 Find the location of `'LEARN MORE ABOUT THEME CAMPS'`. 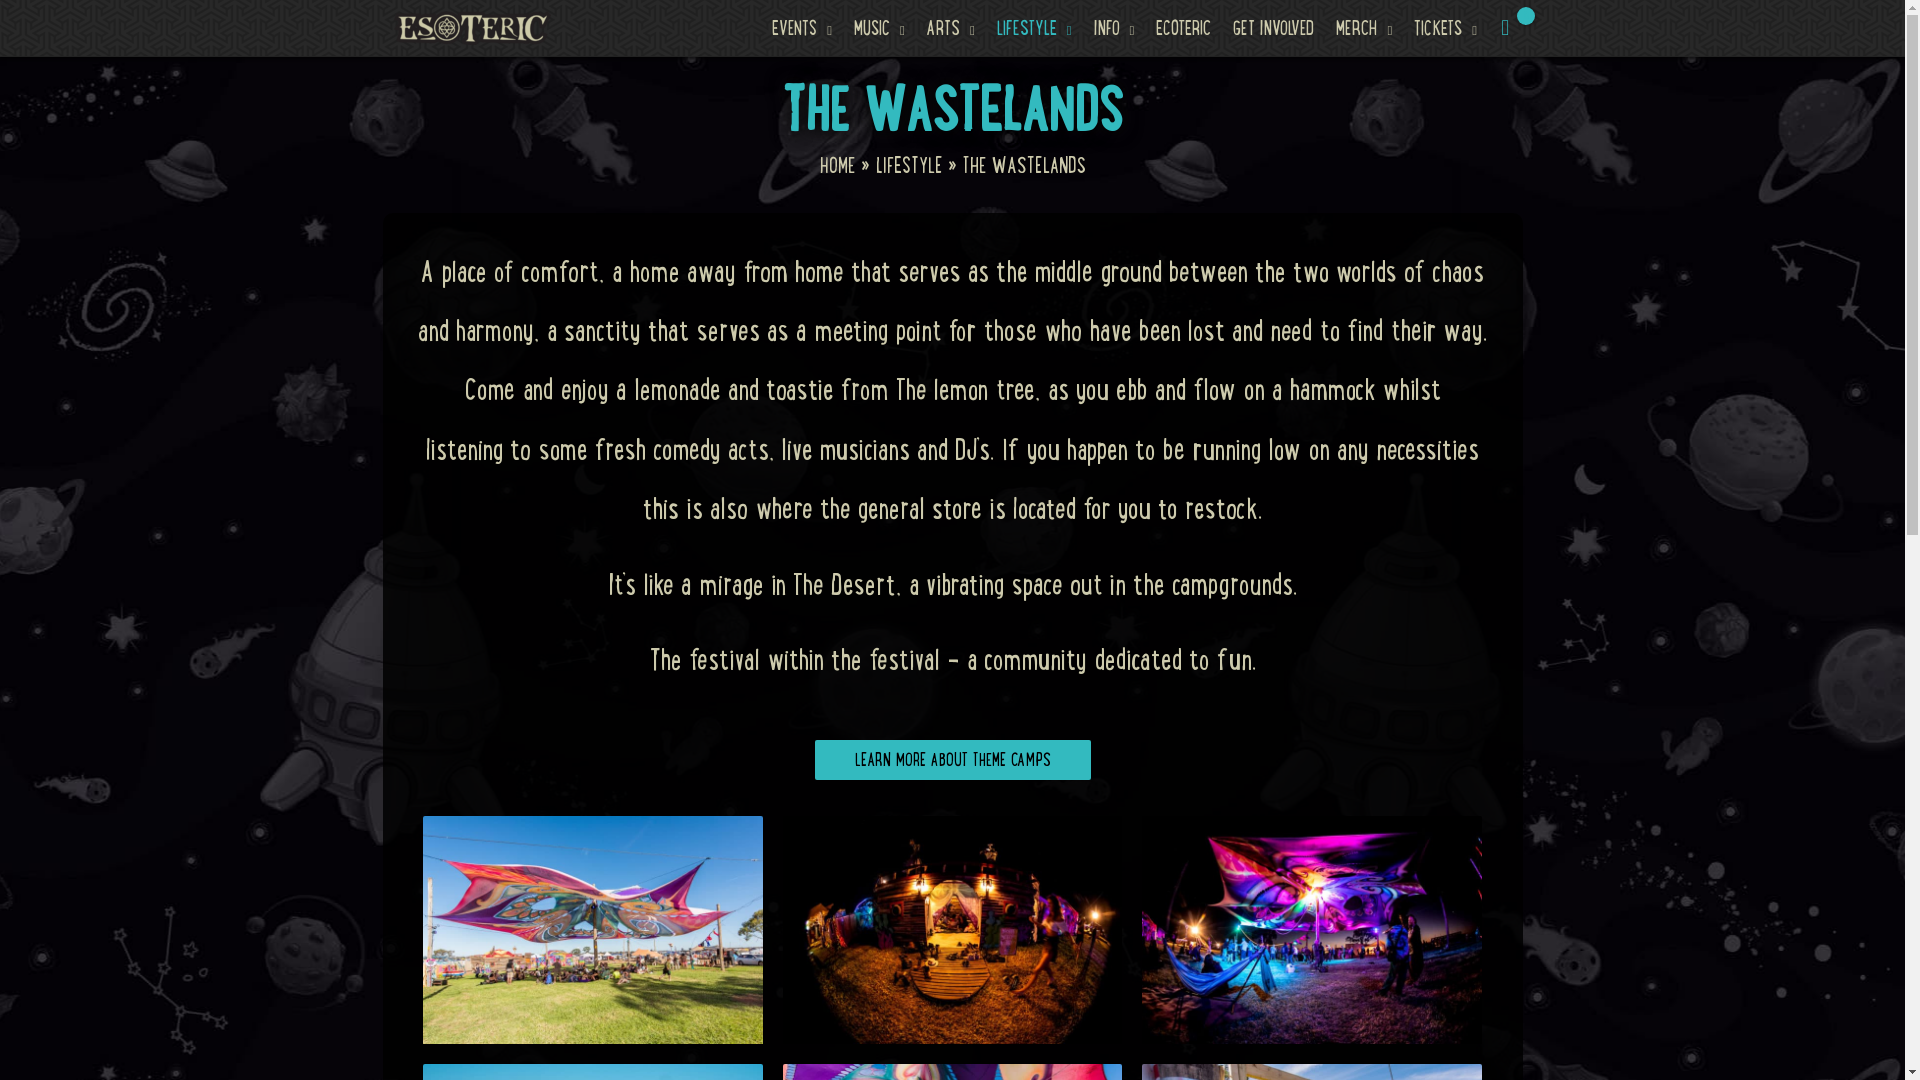

'LEARN MORE ABOUT THEME CAMPS' is located at coordinates (950, 759).